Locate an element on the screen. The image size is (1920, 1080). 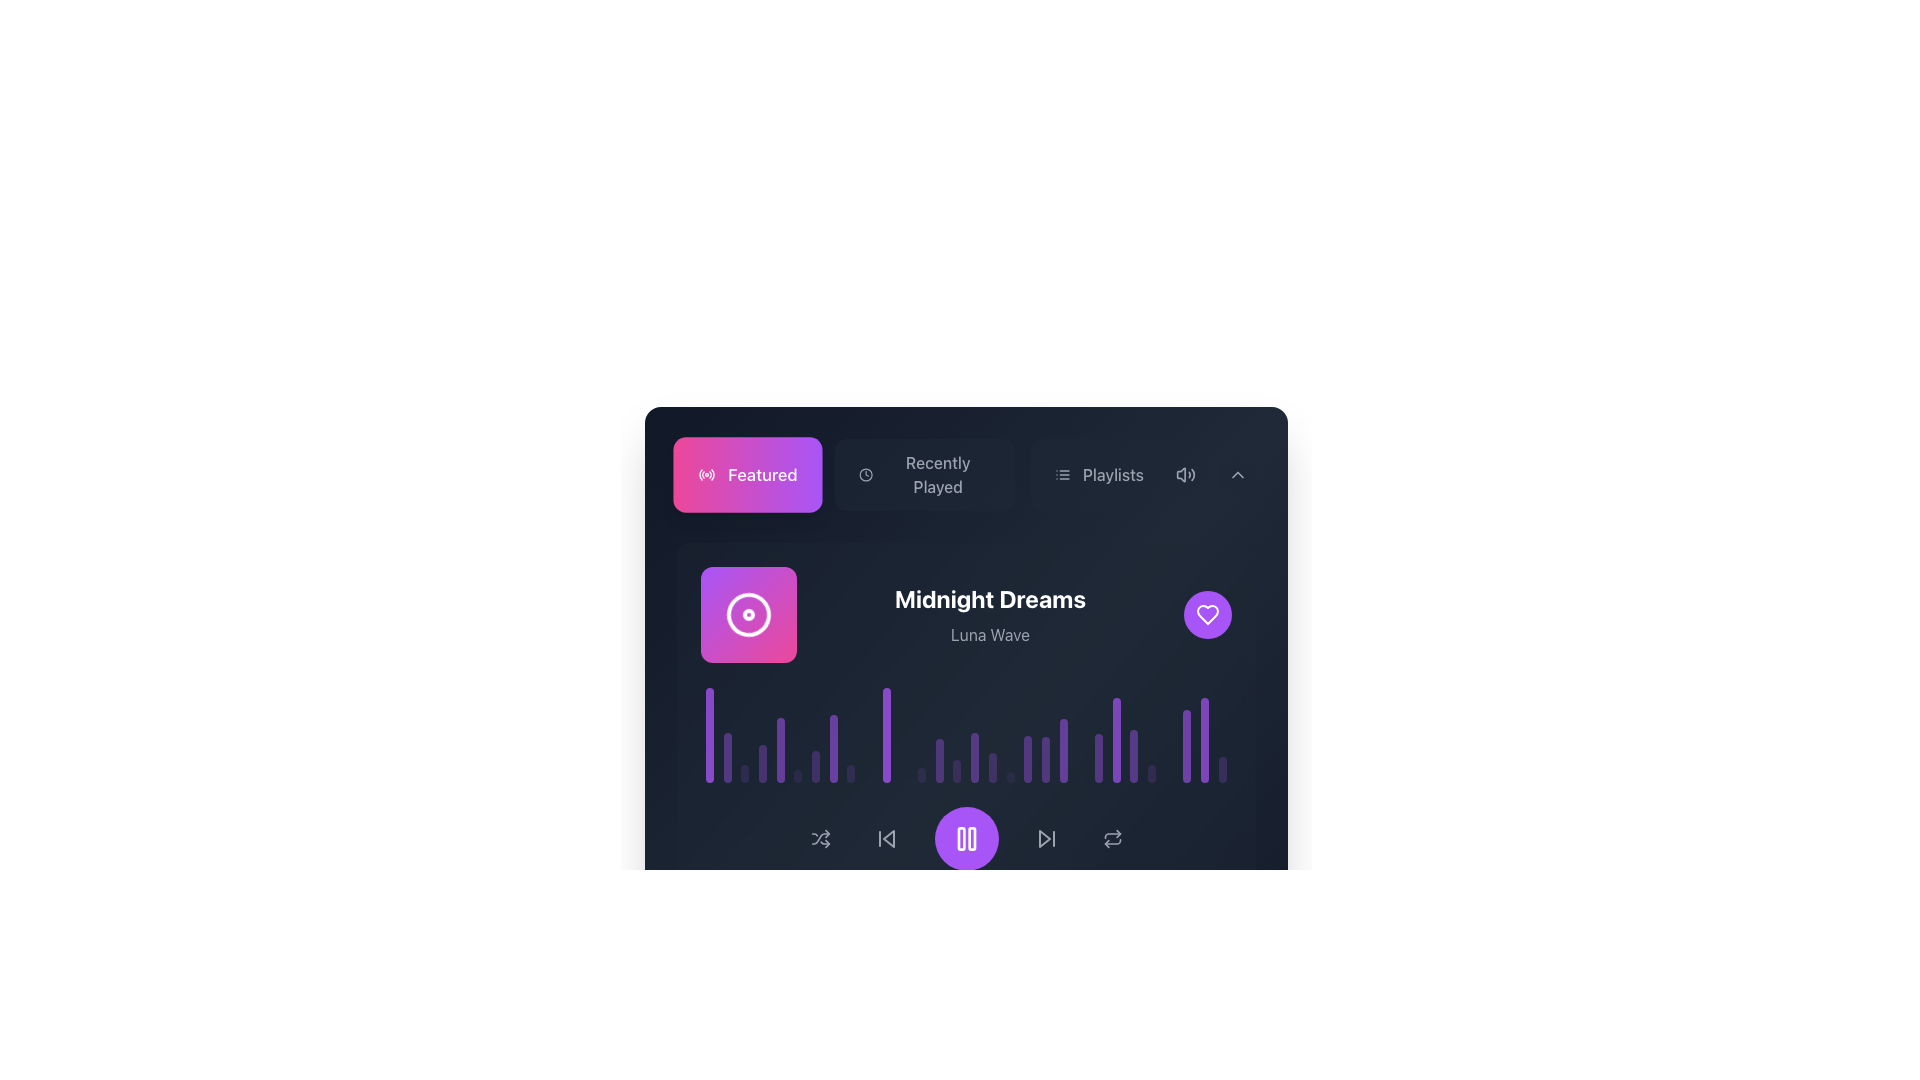
the 'Featured' text label which indicates a button for curated content, located at the top-left corner of the interface is located at coordinates (761, 474).